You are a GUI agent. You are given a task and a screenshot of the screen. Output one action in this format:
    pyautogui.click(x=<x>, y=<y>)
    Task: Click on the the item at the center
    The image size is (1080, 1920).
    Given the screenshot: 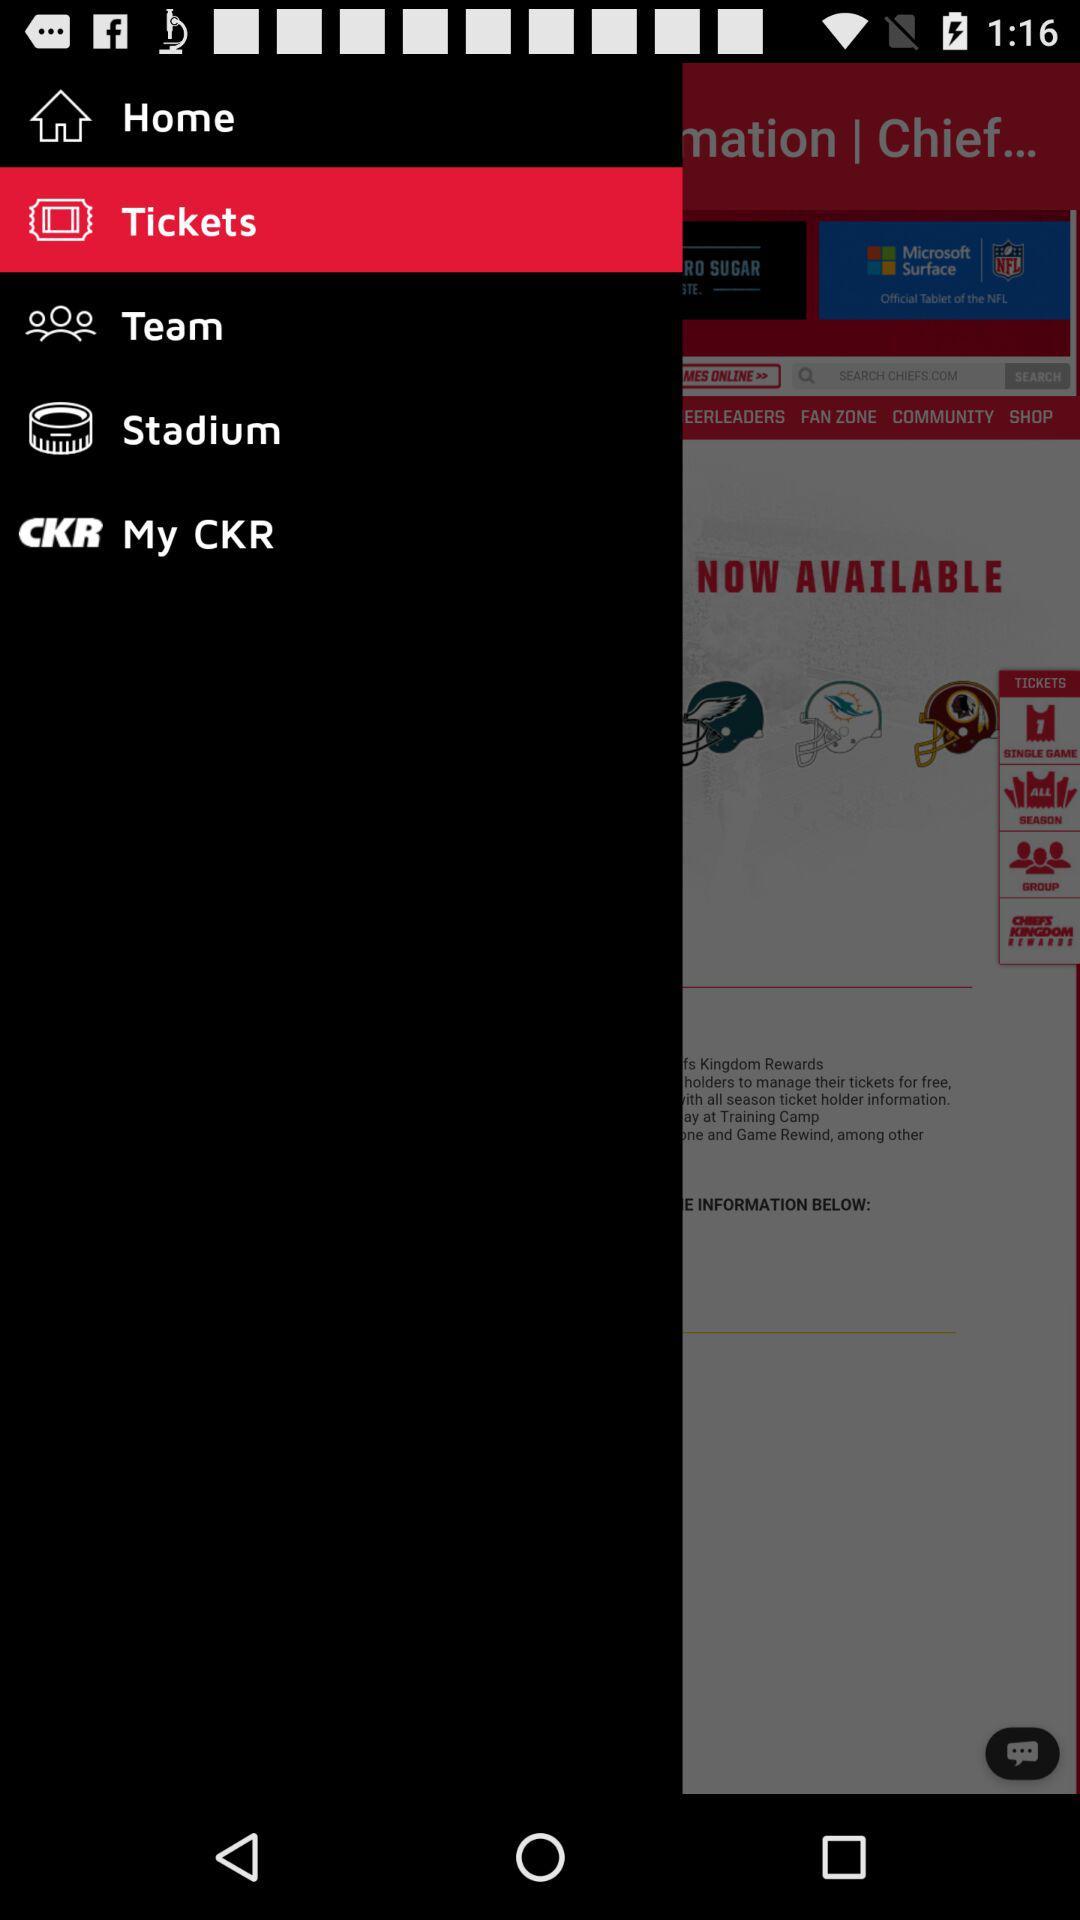 What is the action you would take?
    pyautogui.click(x=540, y=1002)
    